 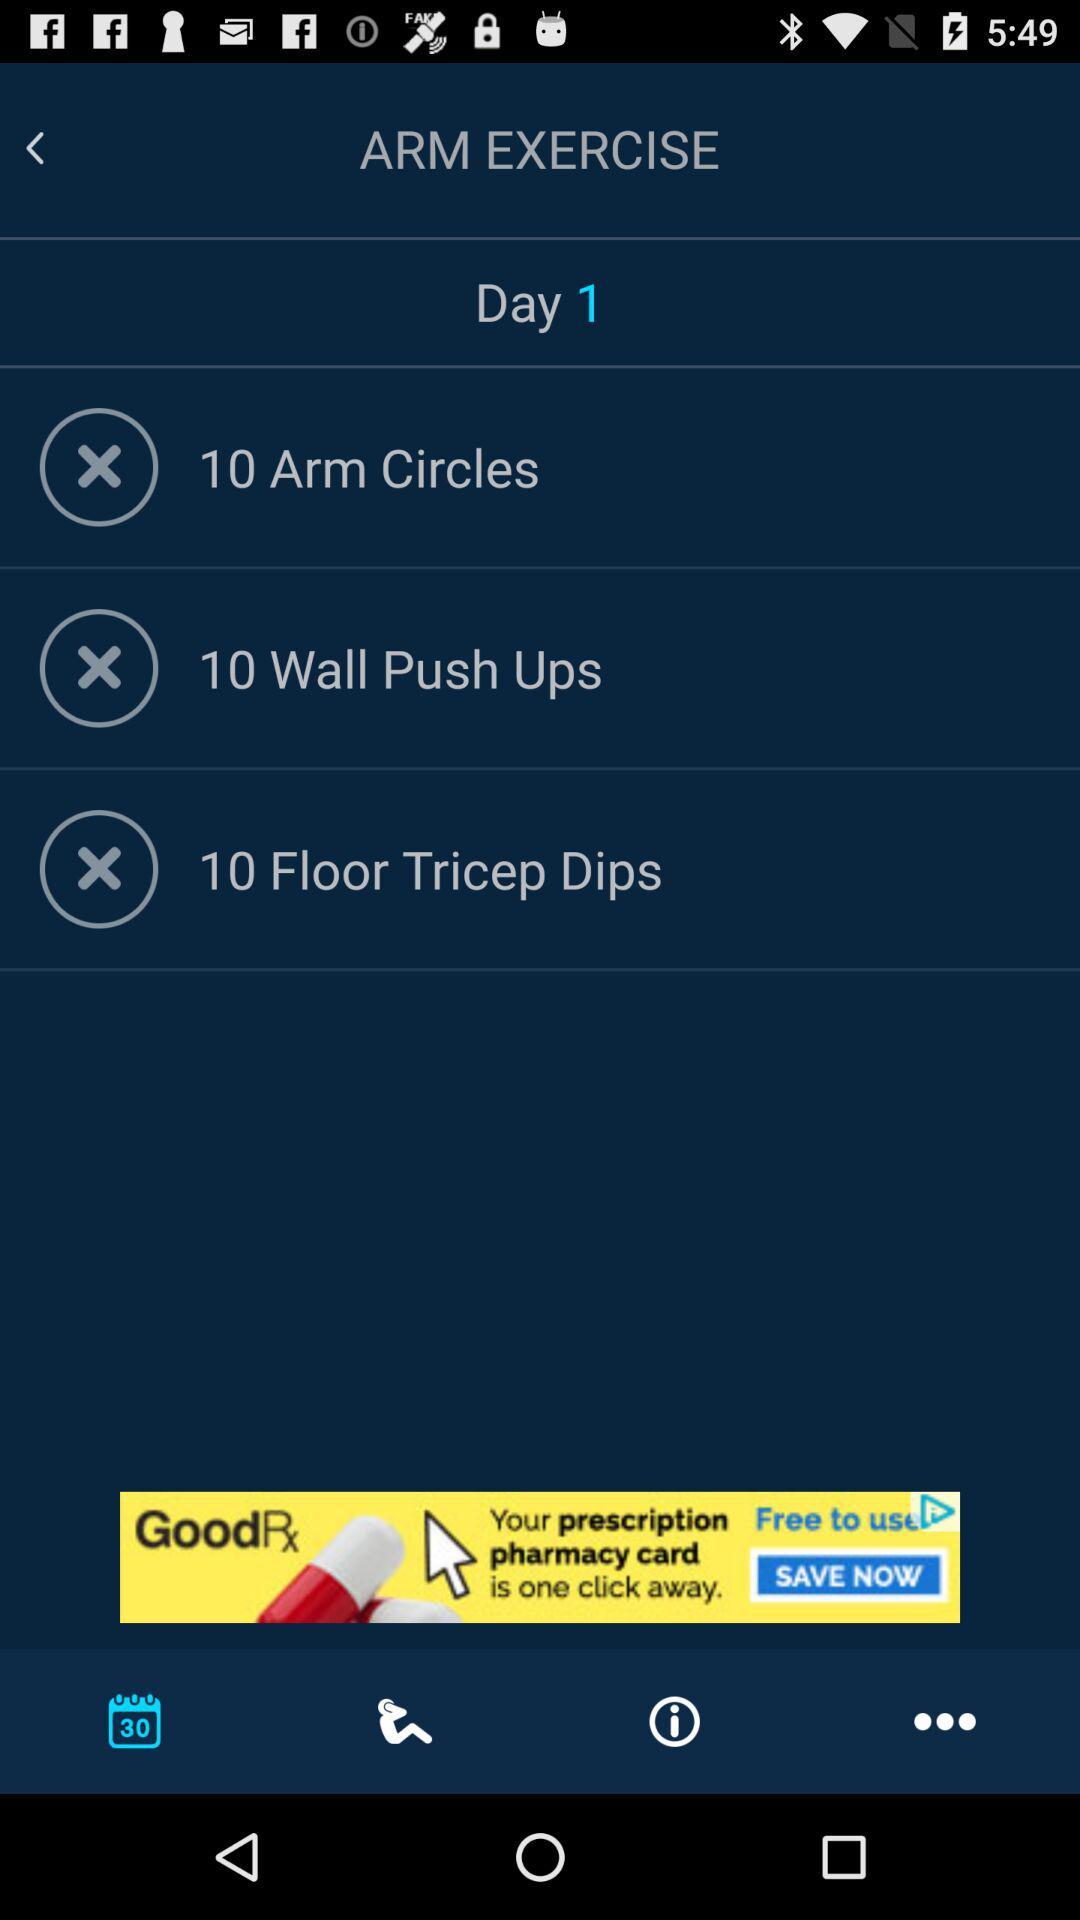 I want to click on the arrow_backward icon, so click(x=58, y=157).